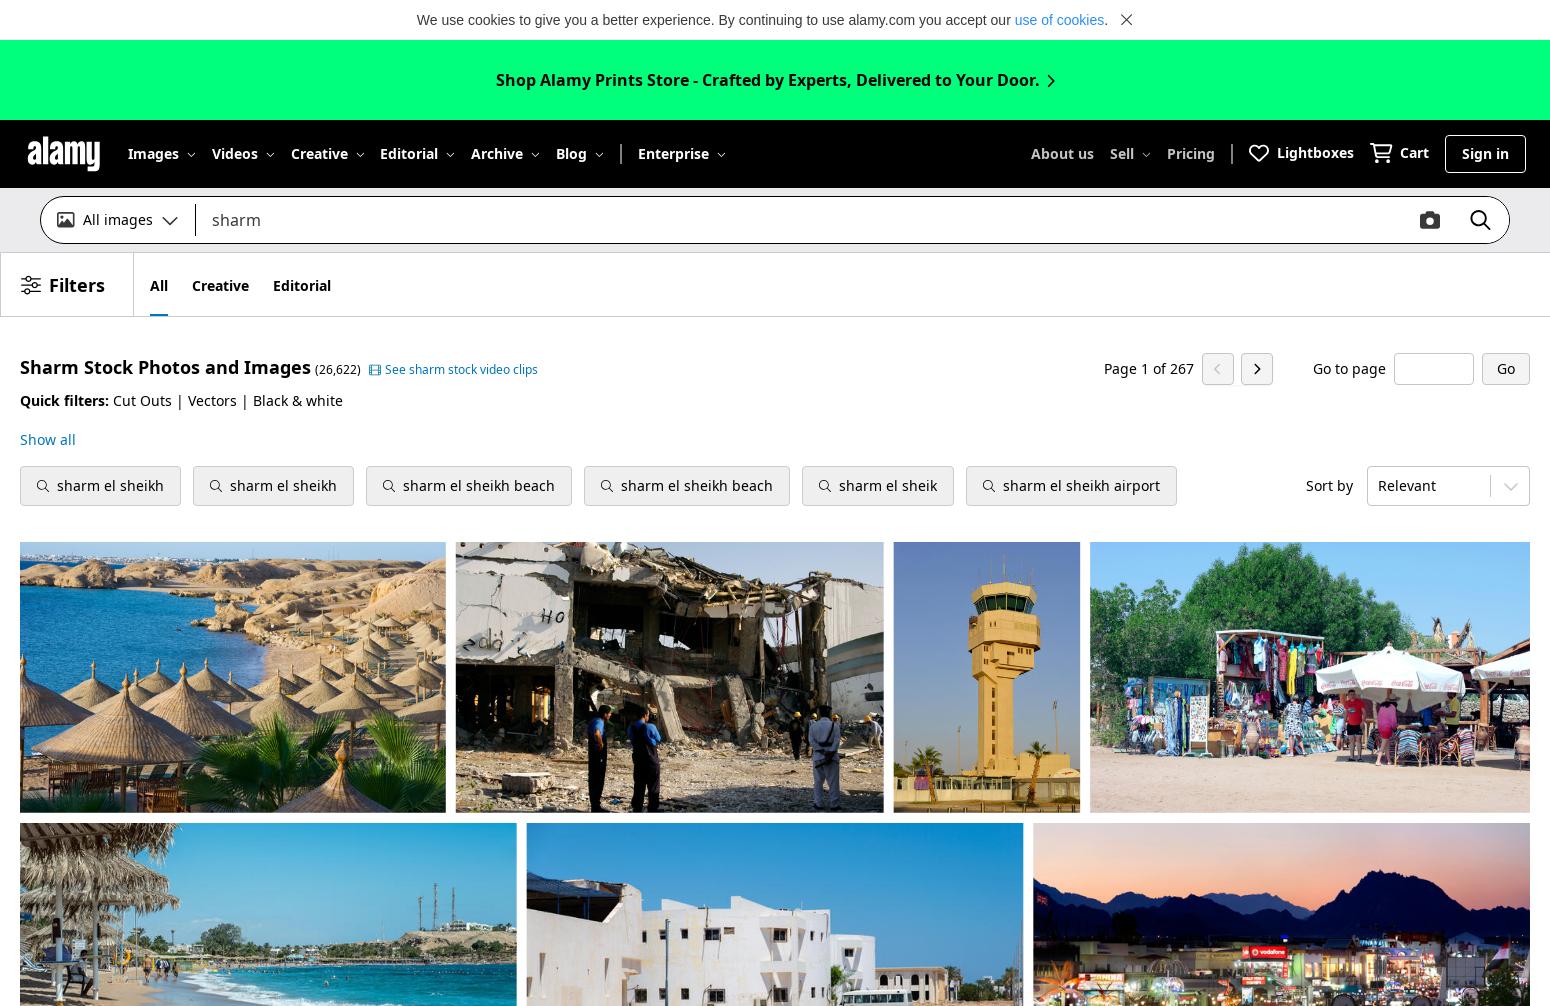 This screenshot has width=1550, height=1006. What do you see at coordinates (47, 438) in the screenshot?
I see `'Show all'` at bounding box center [47, 438].